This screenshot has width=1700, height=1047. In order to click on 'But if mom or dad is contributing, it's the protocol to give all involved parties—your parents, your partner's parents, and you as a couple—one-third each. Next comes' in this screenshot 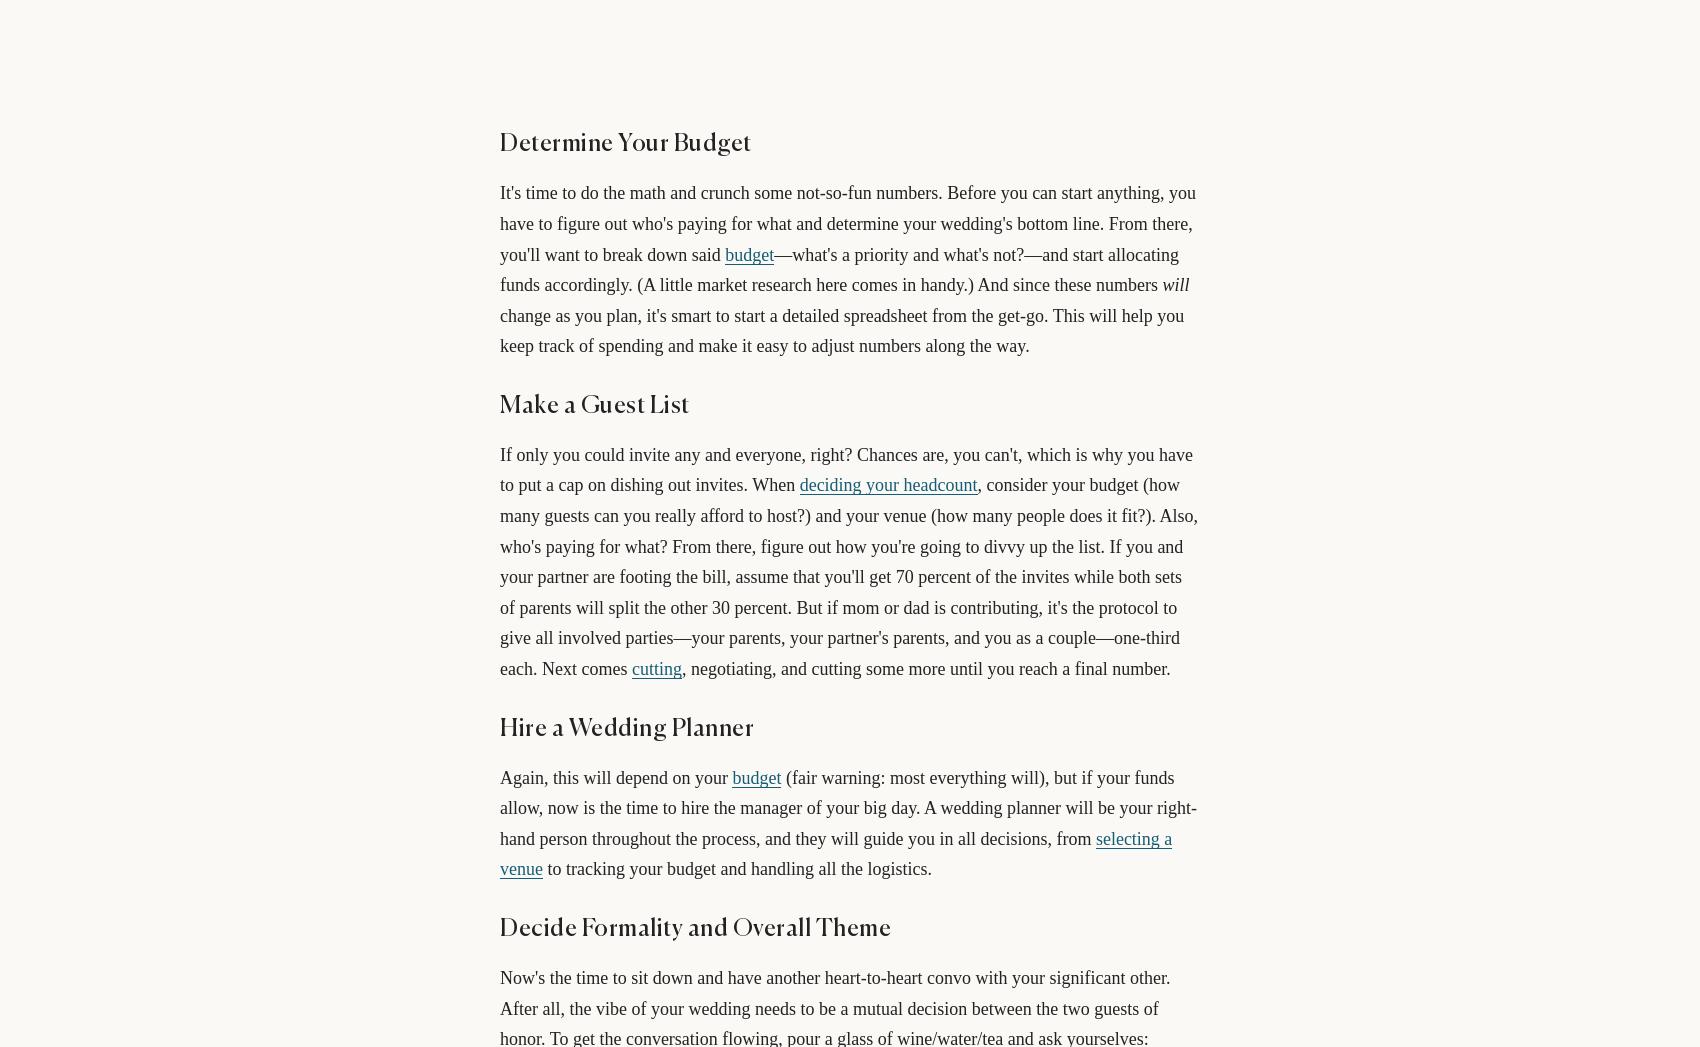, I will do `click(838, 638)`.